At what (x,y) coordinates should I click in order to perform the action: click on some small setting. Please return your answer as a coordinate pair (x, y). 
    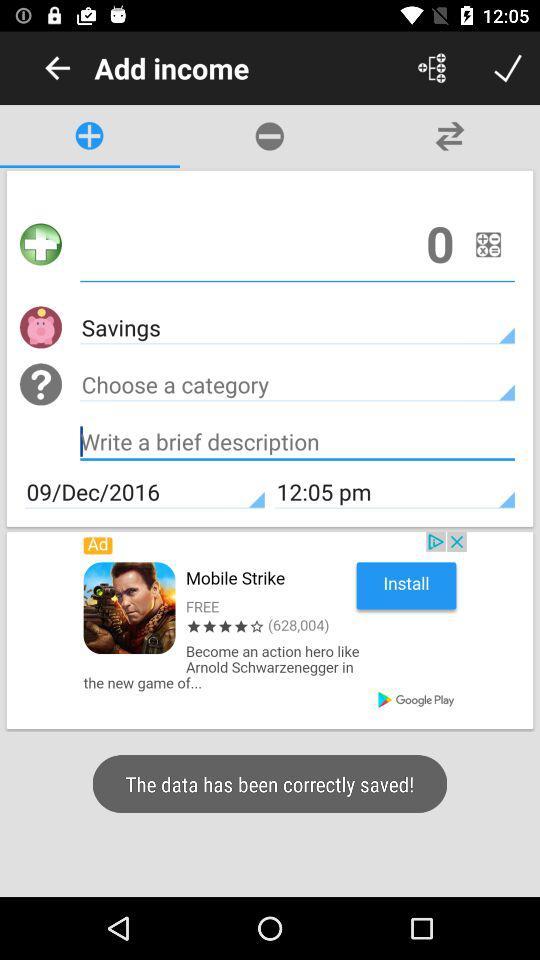
    Looking at the image, I should click on (487, 243).